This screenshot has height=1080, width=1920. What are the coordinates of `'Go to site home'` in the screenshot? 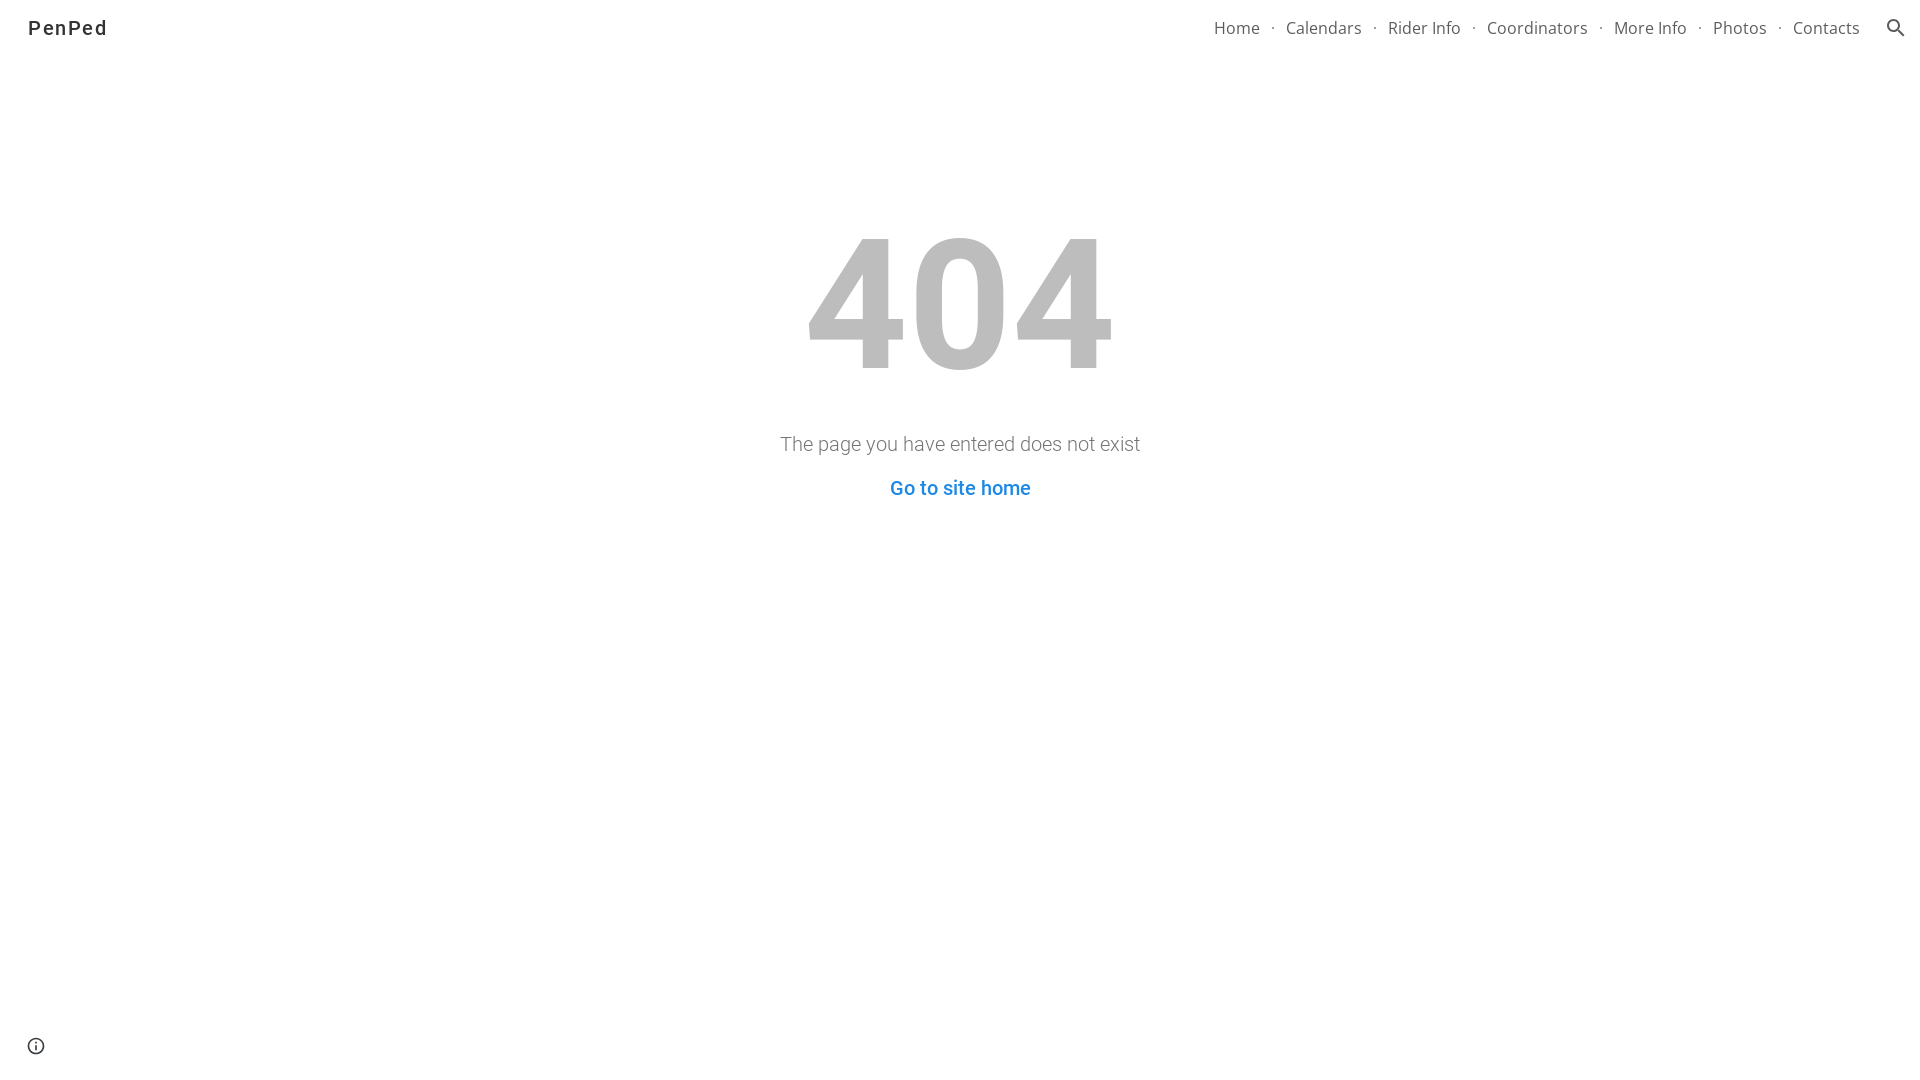 It's located at (960, 488).